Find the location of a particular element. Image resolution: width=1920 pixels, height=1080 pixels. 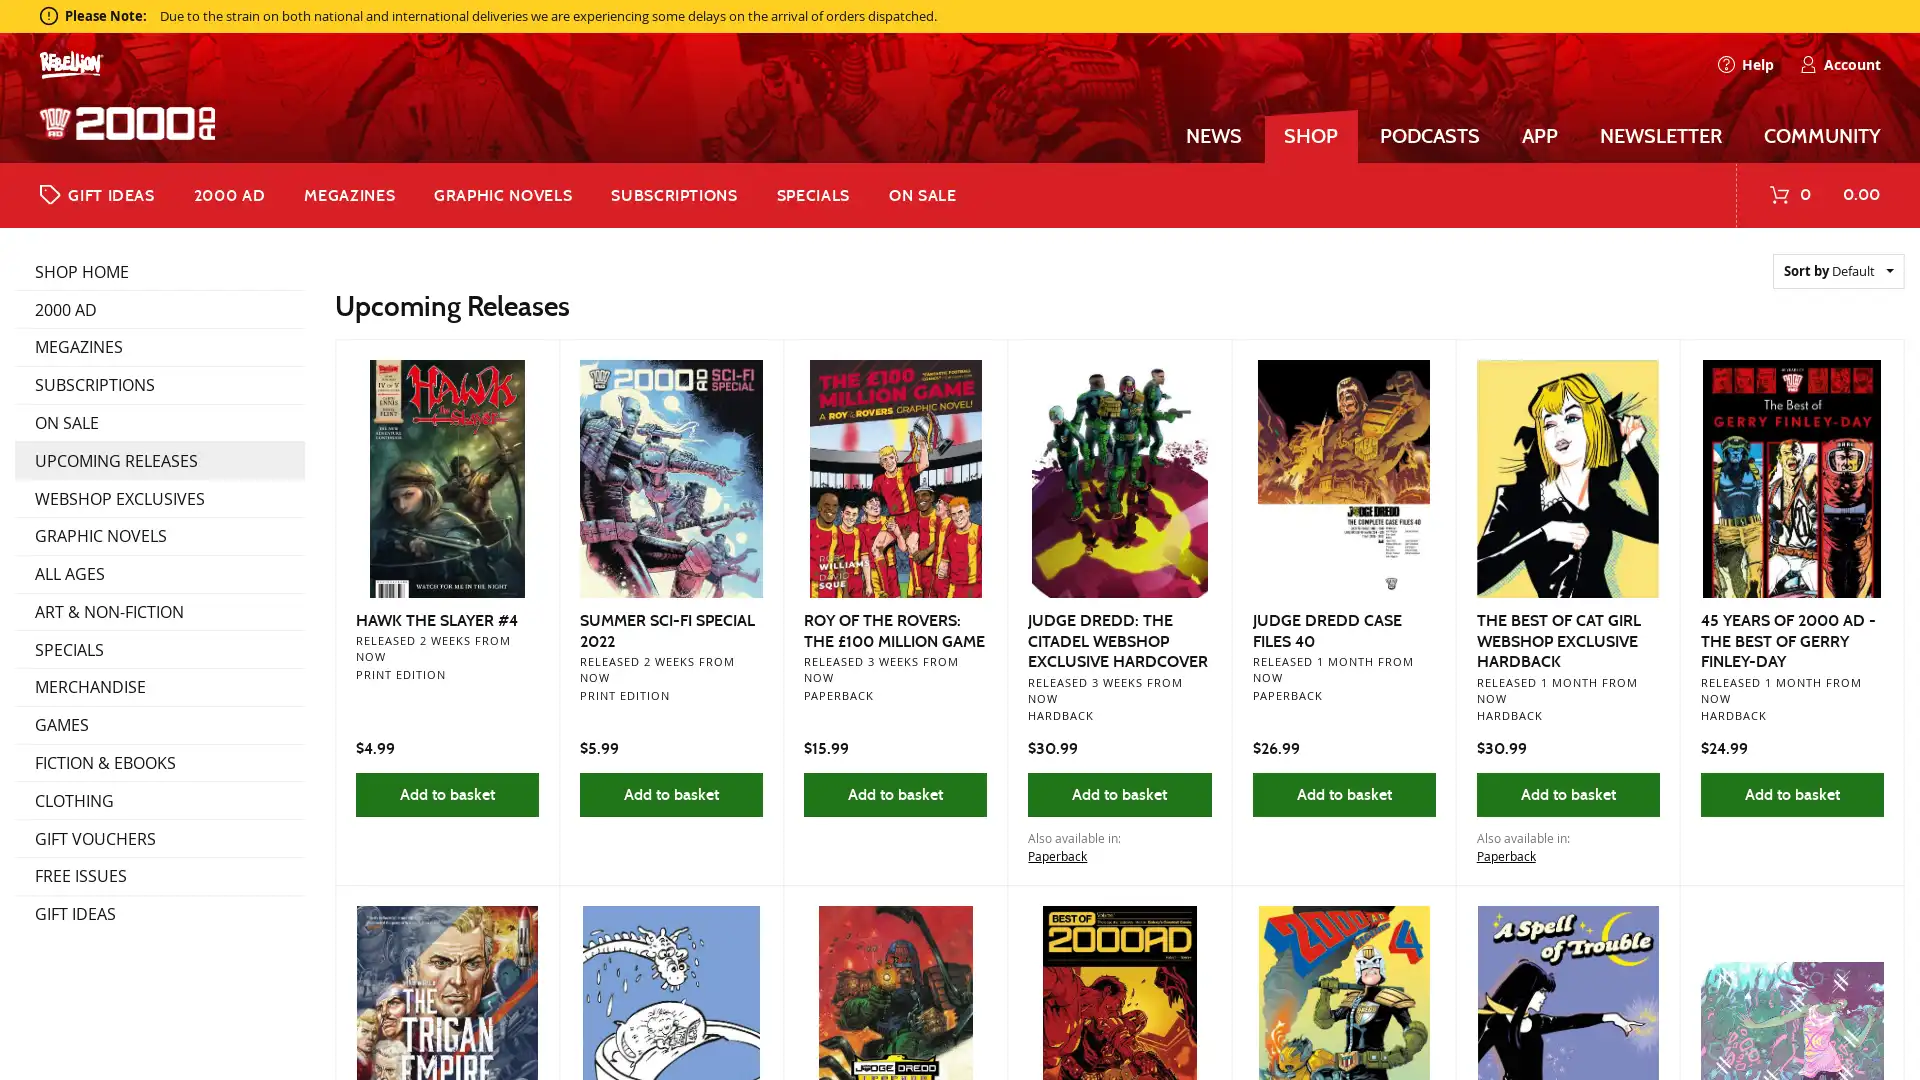

Add to basket is located at coordinates (894, 793).